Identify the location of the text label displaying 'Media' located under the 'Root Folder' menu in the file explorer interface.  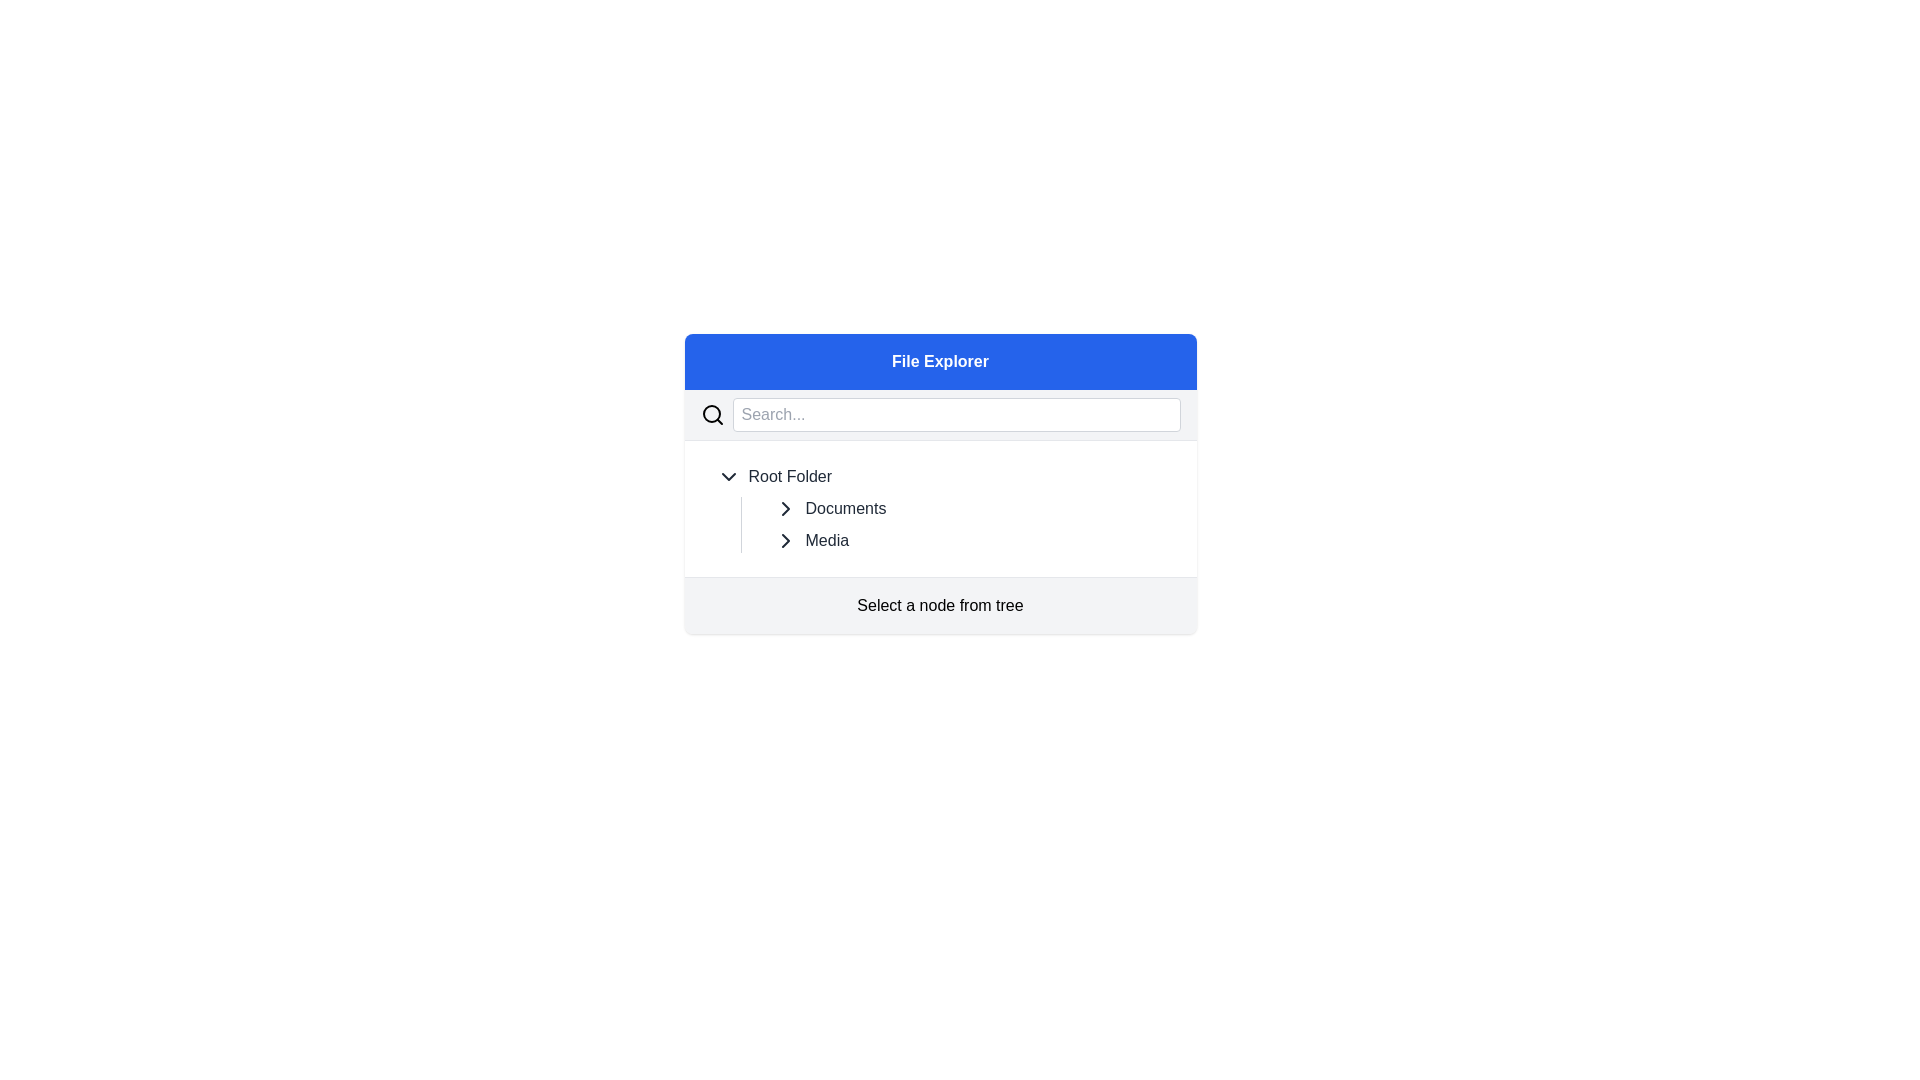
(827, 540).